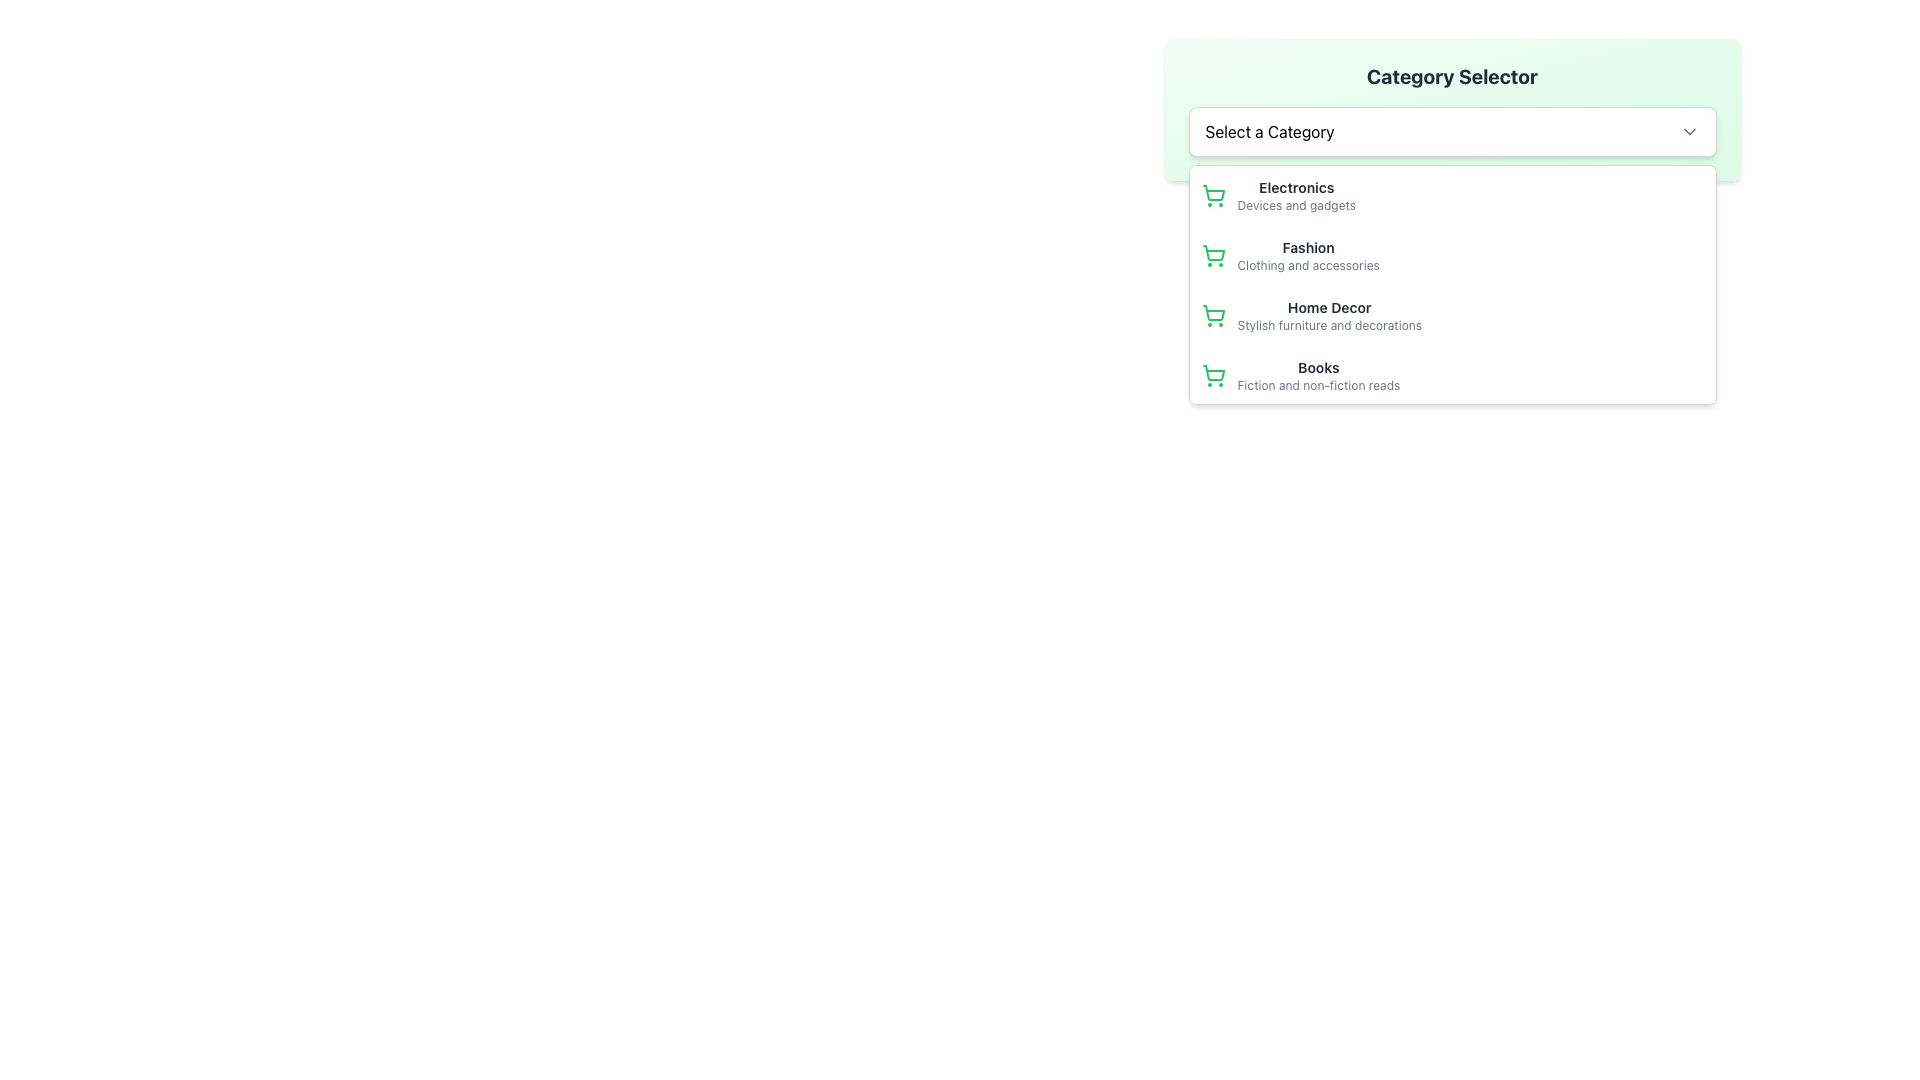  What do you see at coordinates (1296, 196) in the screenshot?
I see `the 'Electronics' category option in the dropdown menu` at bounding box center [1296, 196].